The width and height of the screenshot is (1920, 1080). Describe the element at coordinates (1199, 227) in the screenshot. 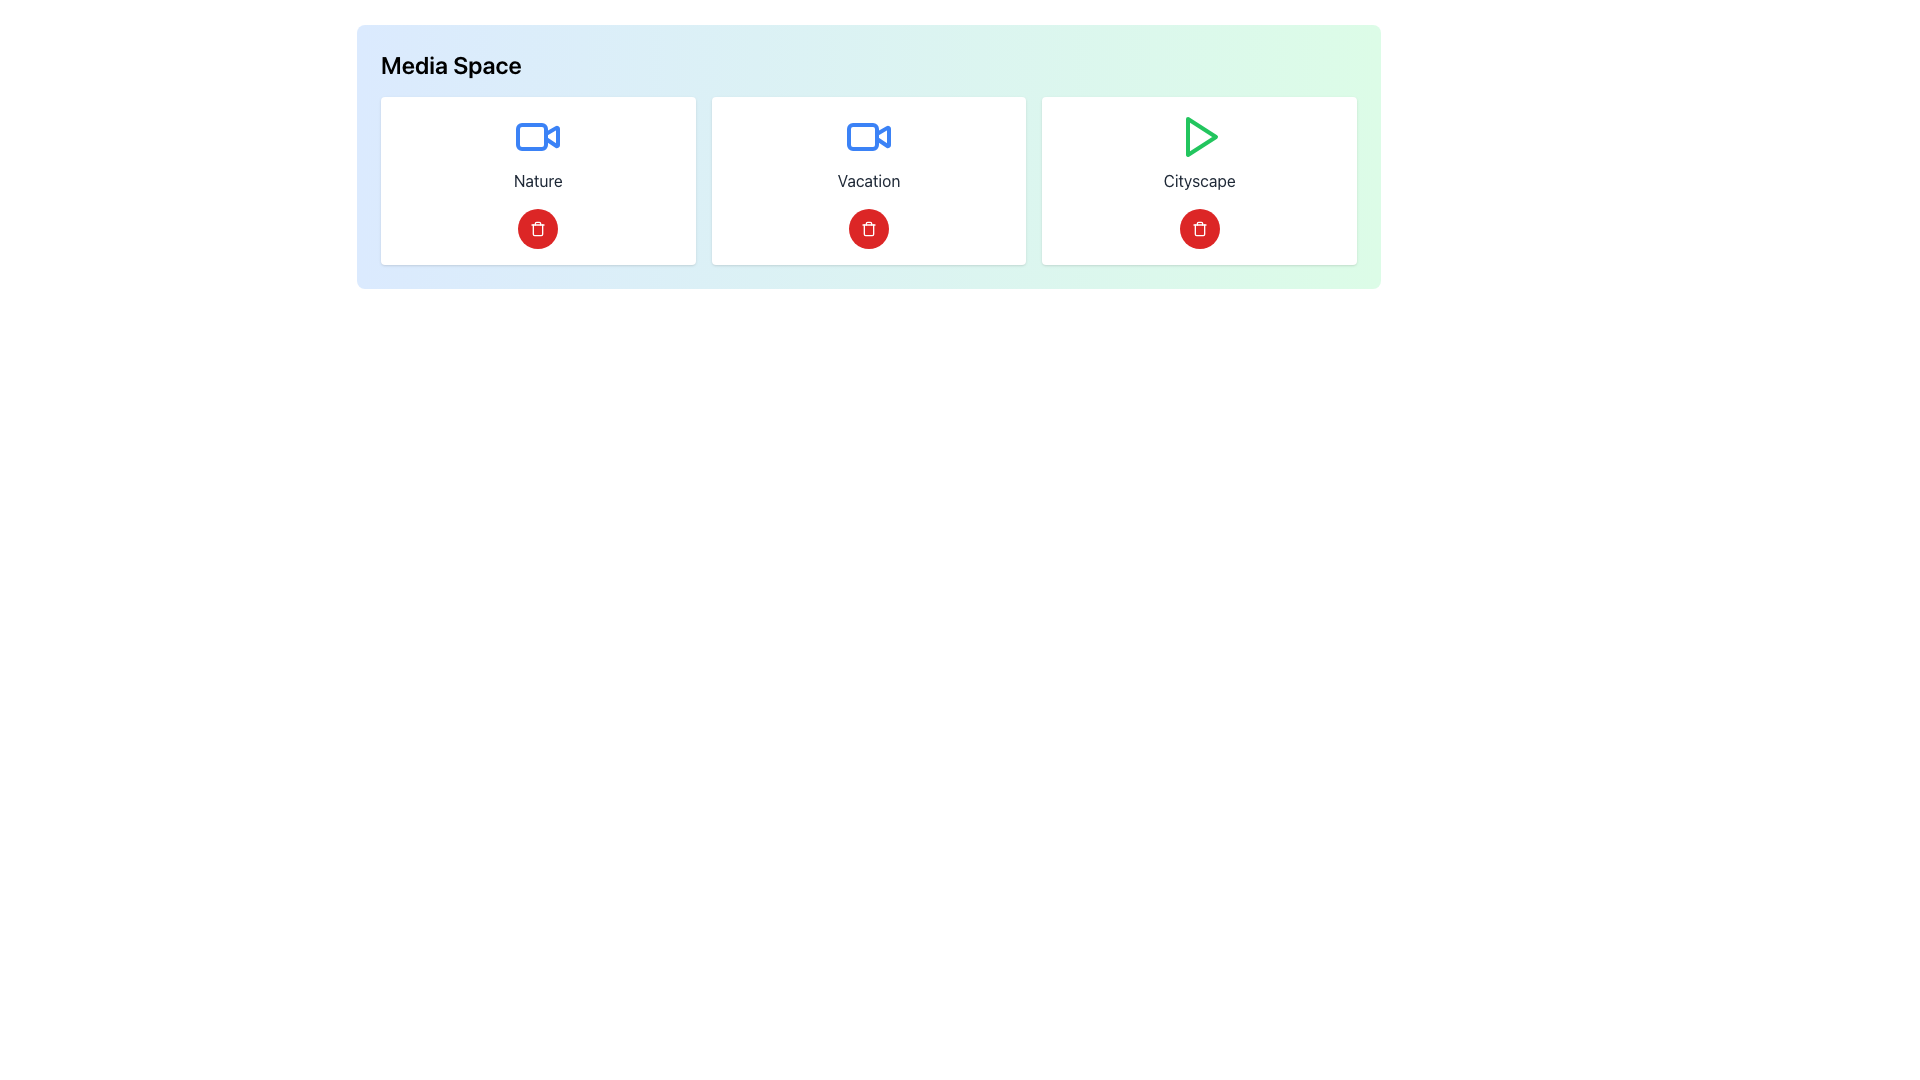

I see `the Interactive Icon Button located at the bottom-center of the card labeled 'Cityscape'` at that location.